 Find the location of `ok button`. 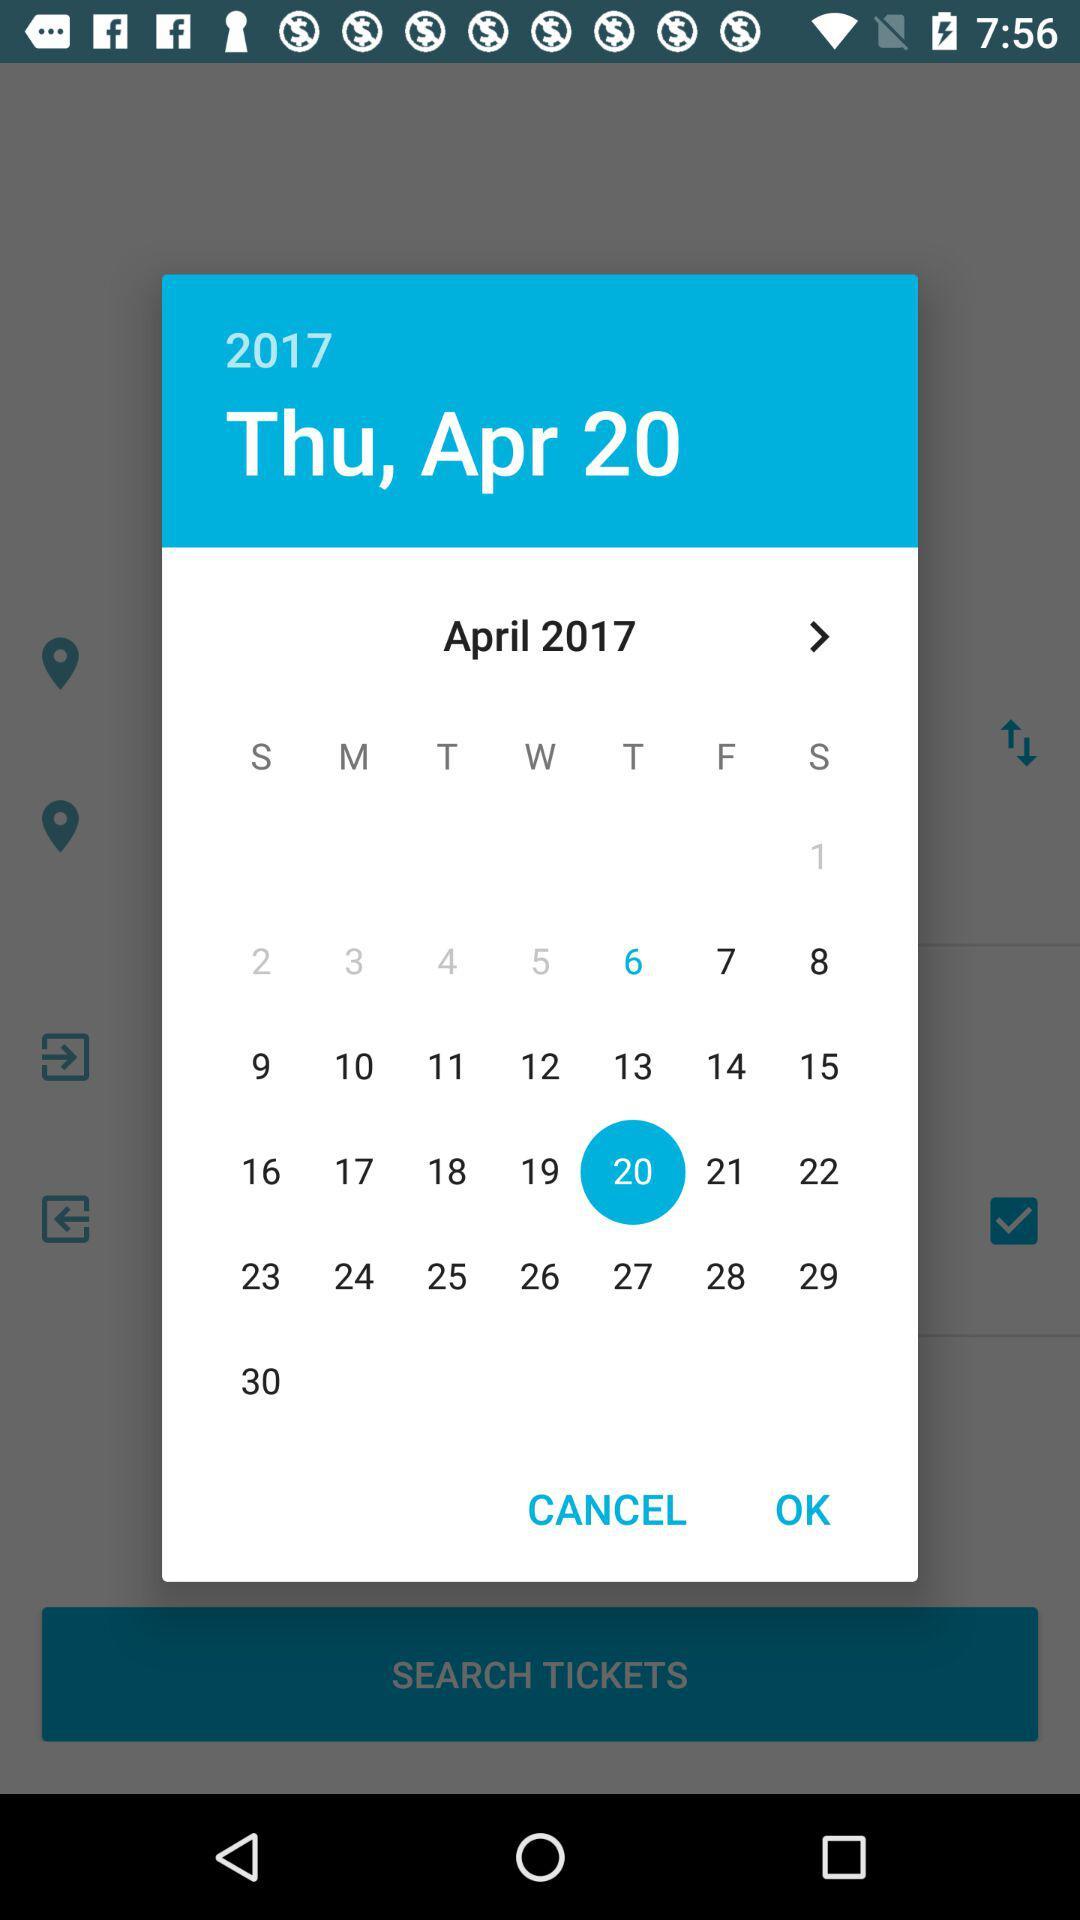

ok button is located at coordinates (801, 1508).